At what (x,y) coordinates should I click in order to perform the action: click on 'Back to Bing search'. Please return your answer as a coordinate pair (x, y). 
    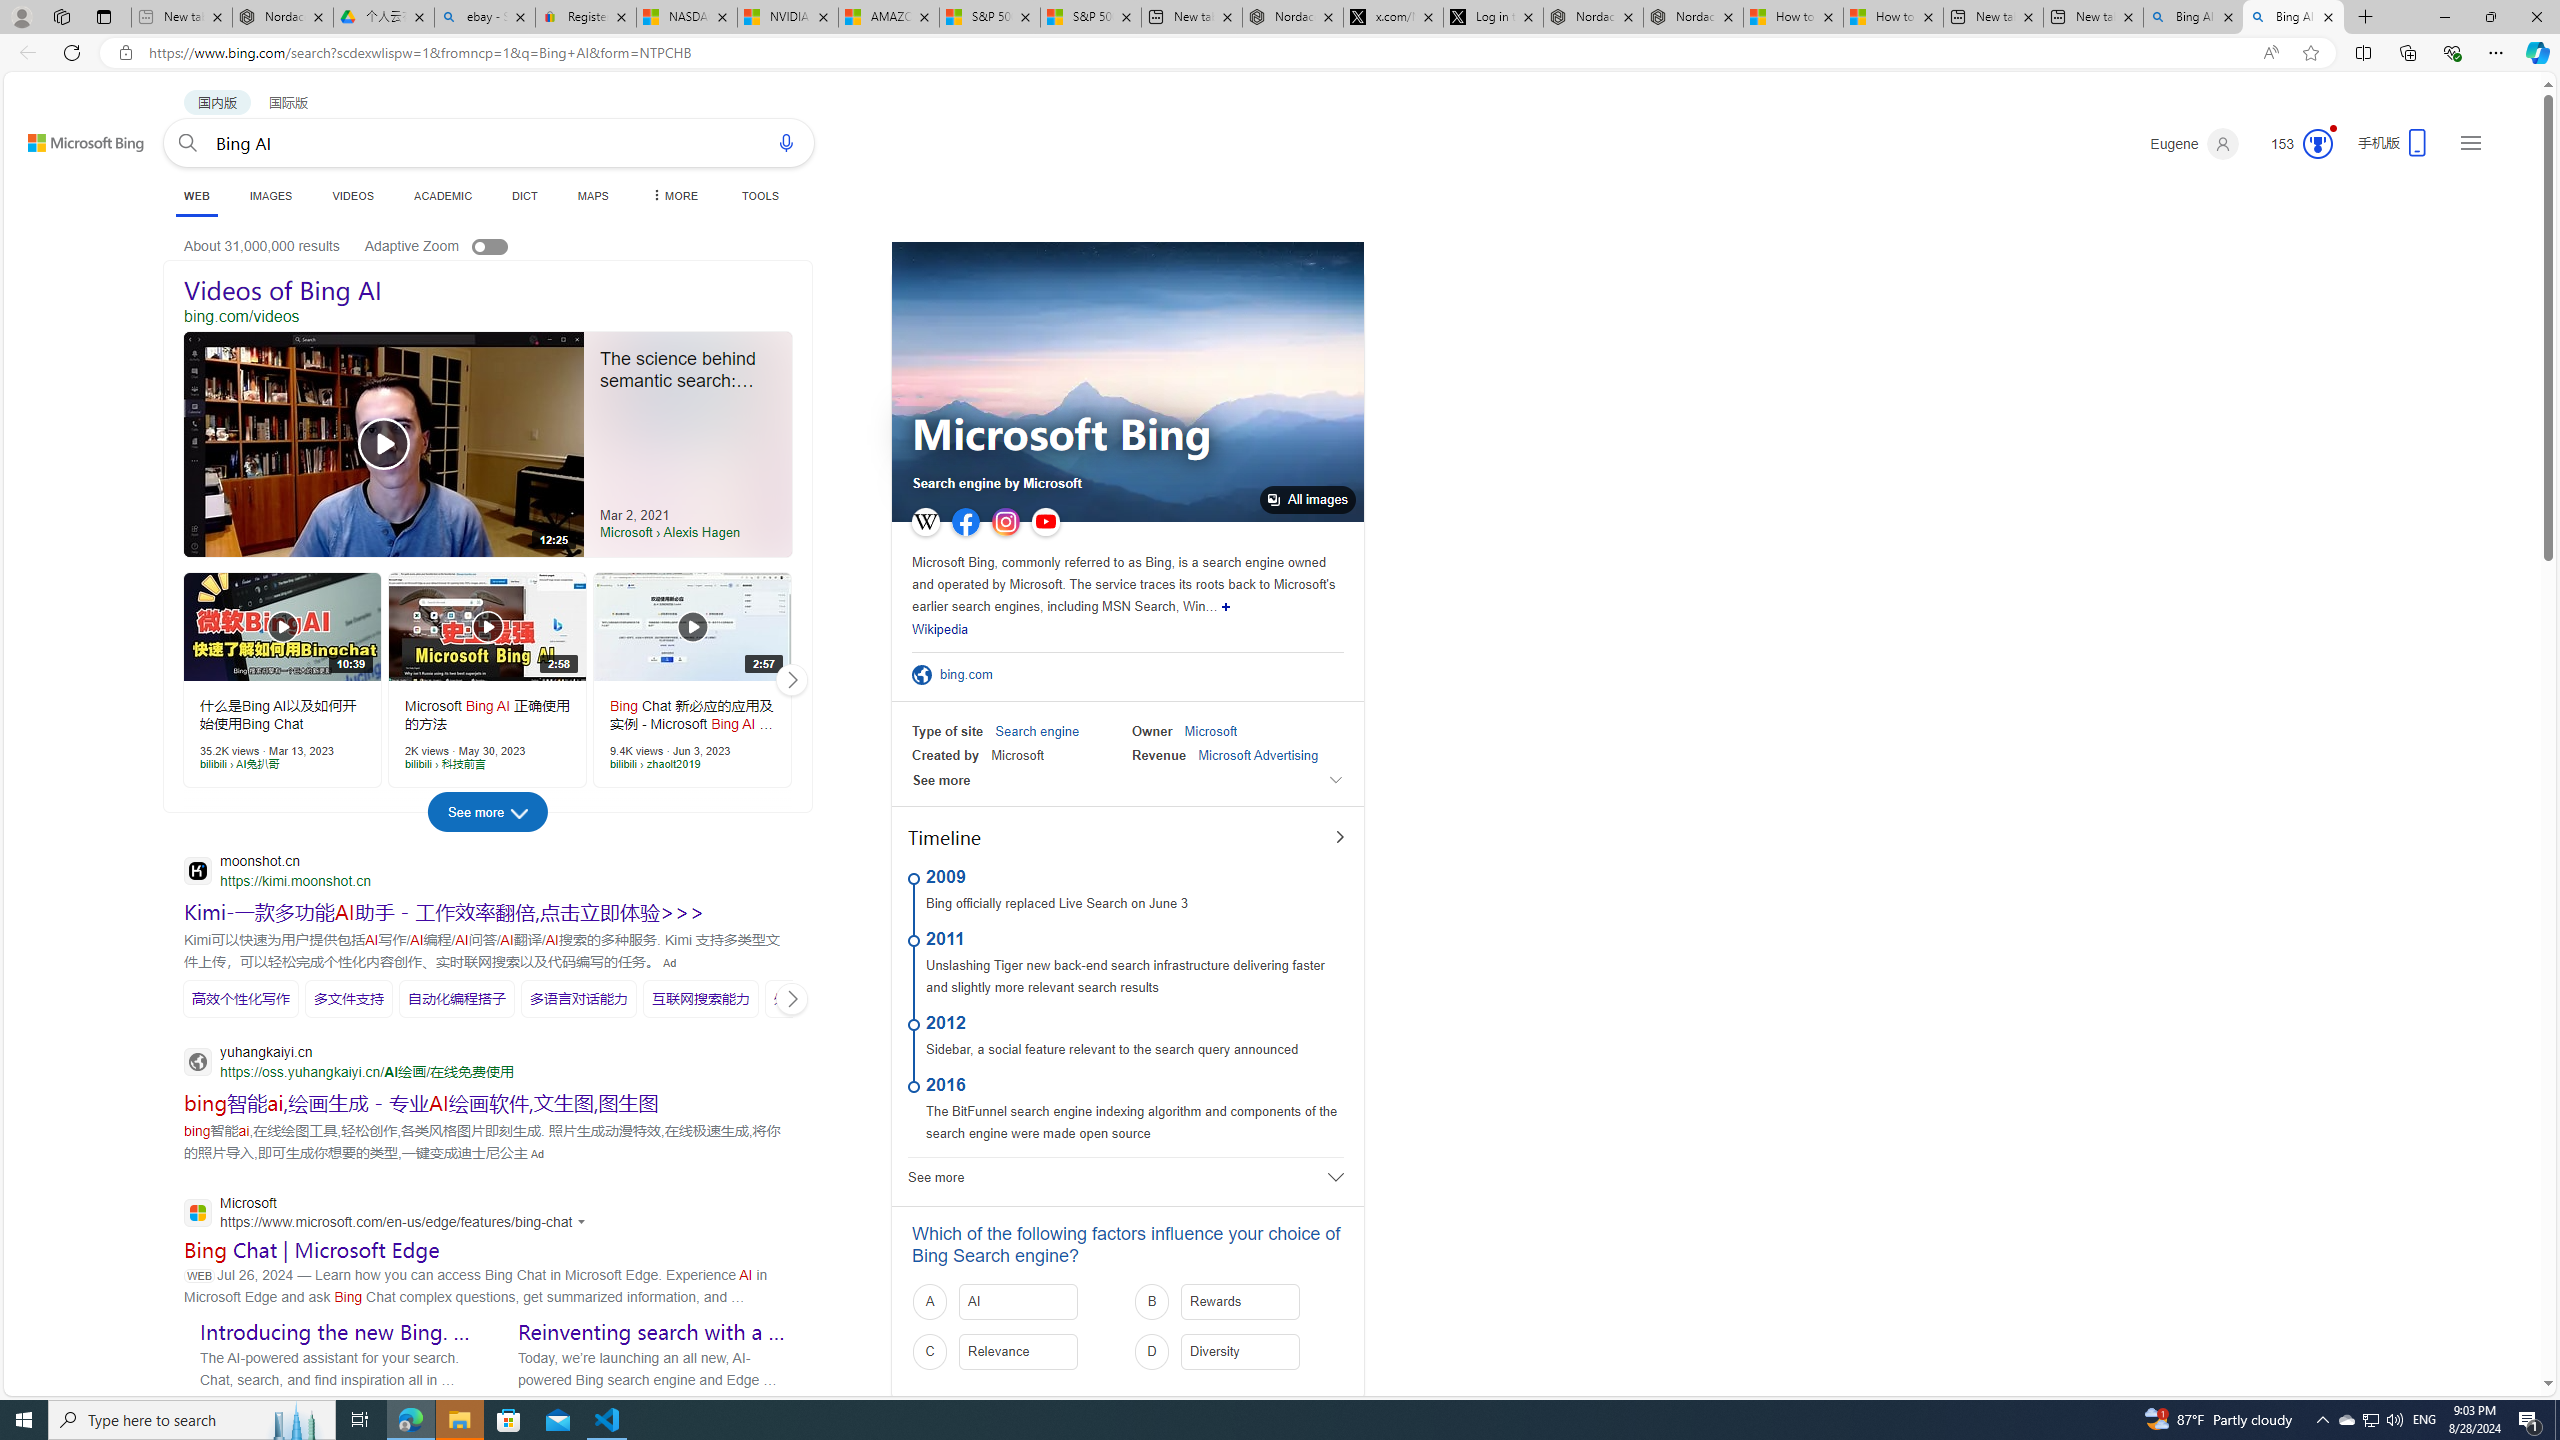
    Looking at the image, I should click on (73, 137).